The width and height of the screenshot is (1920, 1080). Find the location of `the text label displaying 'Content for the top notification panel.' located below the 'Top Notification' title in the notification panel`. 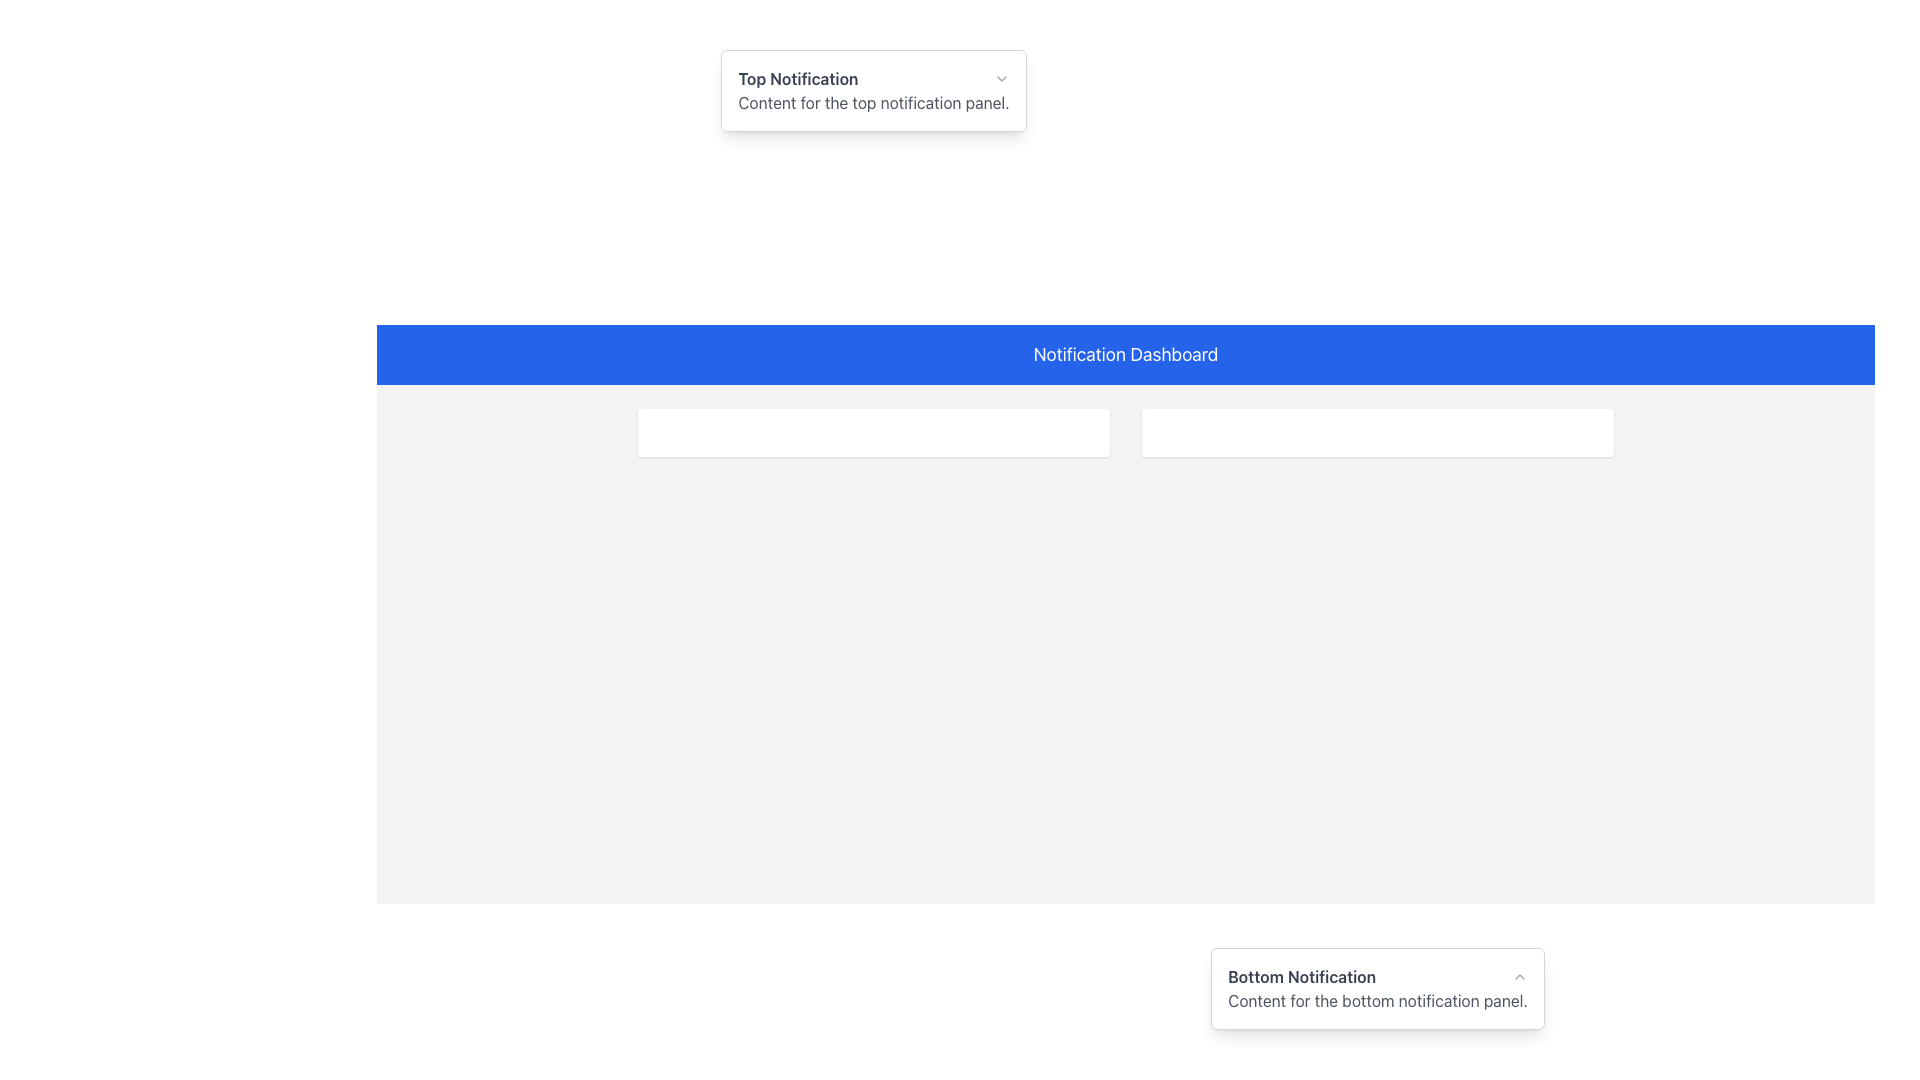

the text label displaying 'Content for the top notification panel.' located below the 'Top Notification' title in the notification panel is located at coordinates (873, 103).